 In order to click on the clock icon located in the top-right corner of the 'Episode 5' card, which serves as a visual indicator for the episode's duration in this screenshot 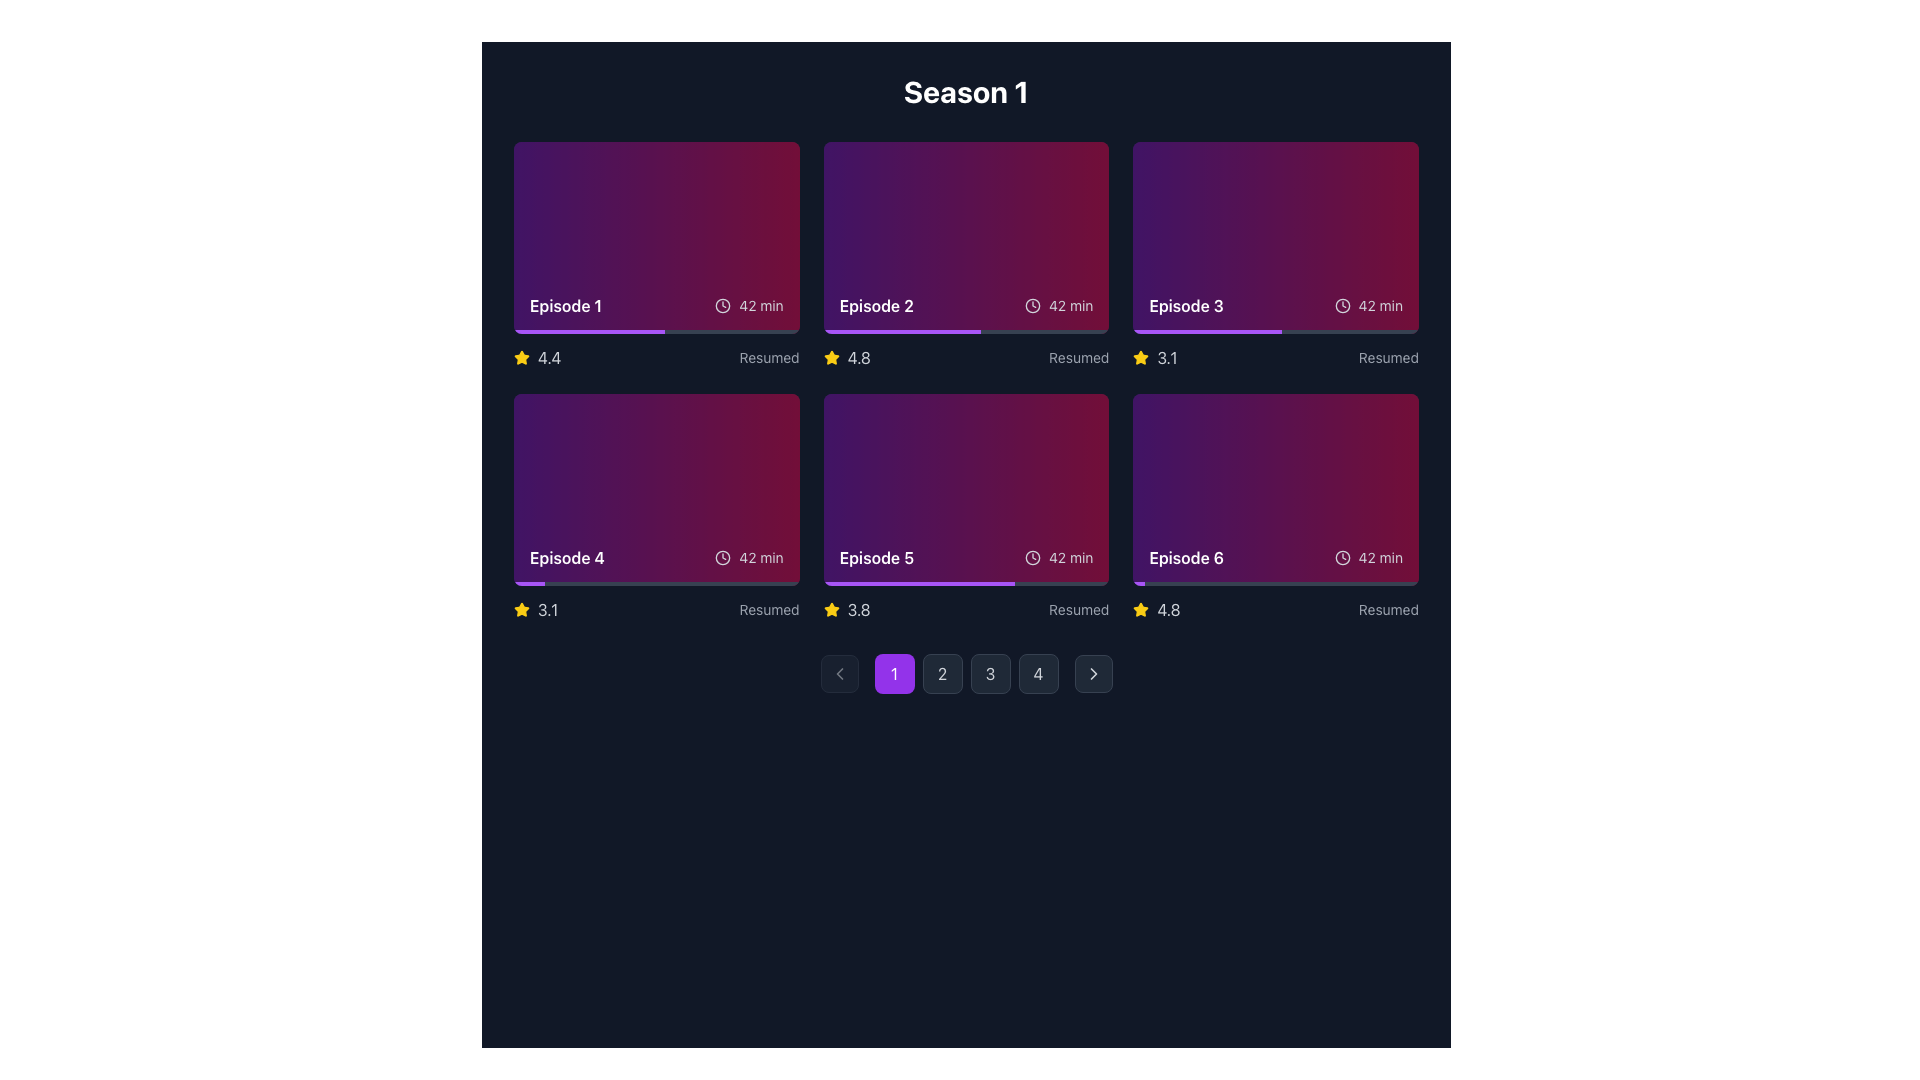, I will do `click(1032, 558)`.